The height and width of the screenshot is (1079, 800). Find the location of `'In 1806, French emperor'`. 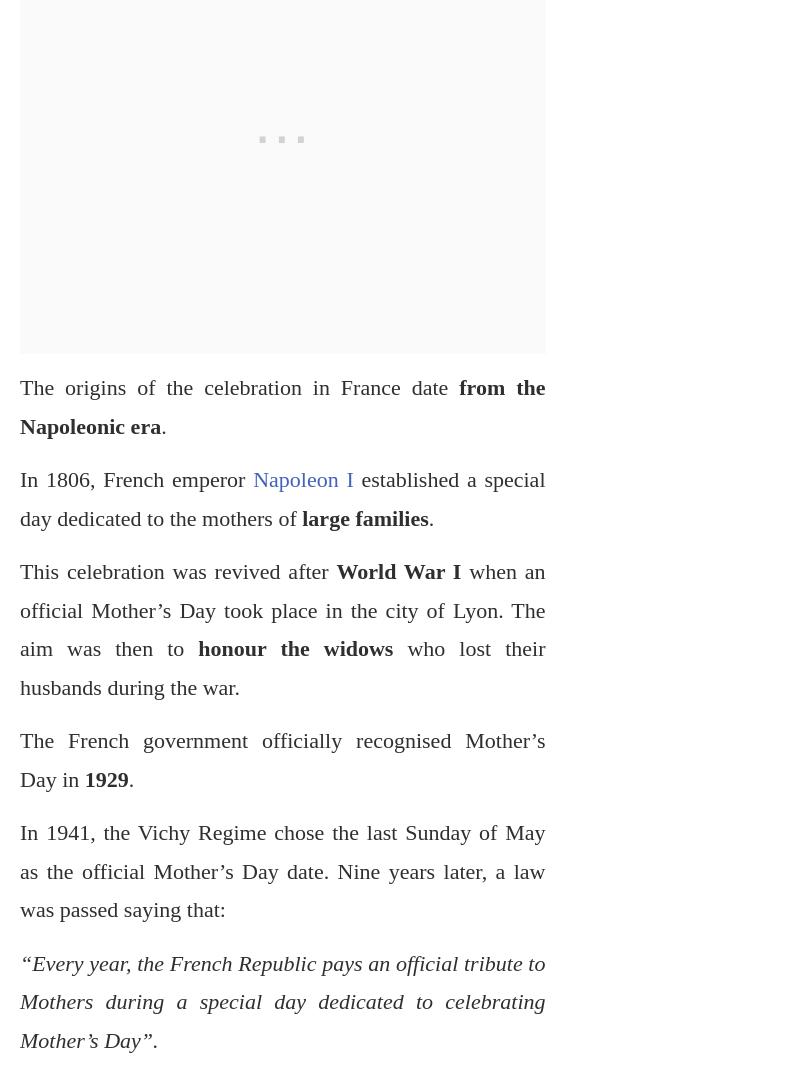

'In 1806, French emperor' is located at coordinates (20, 478).